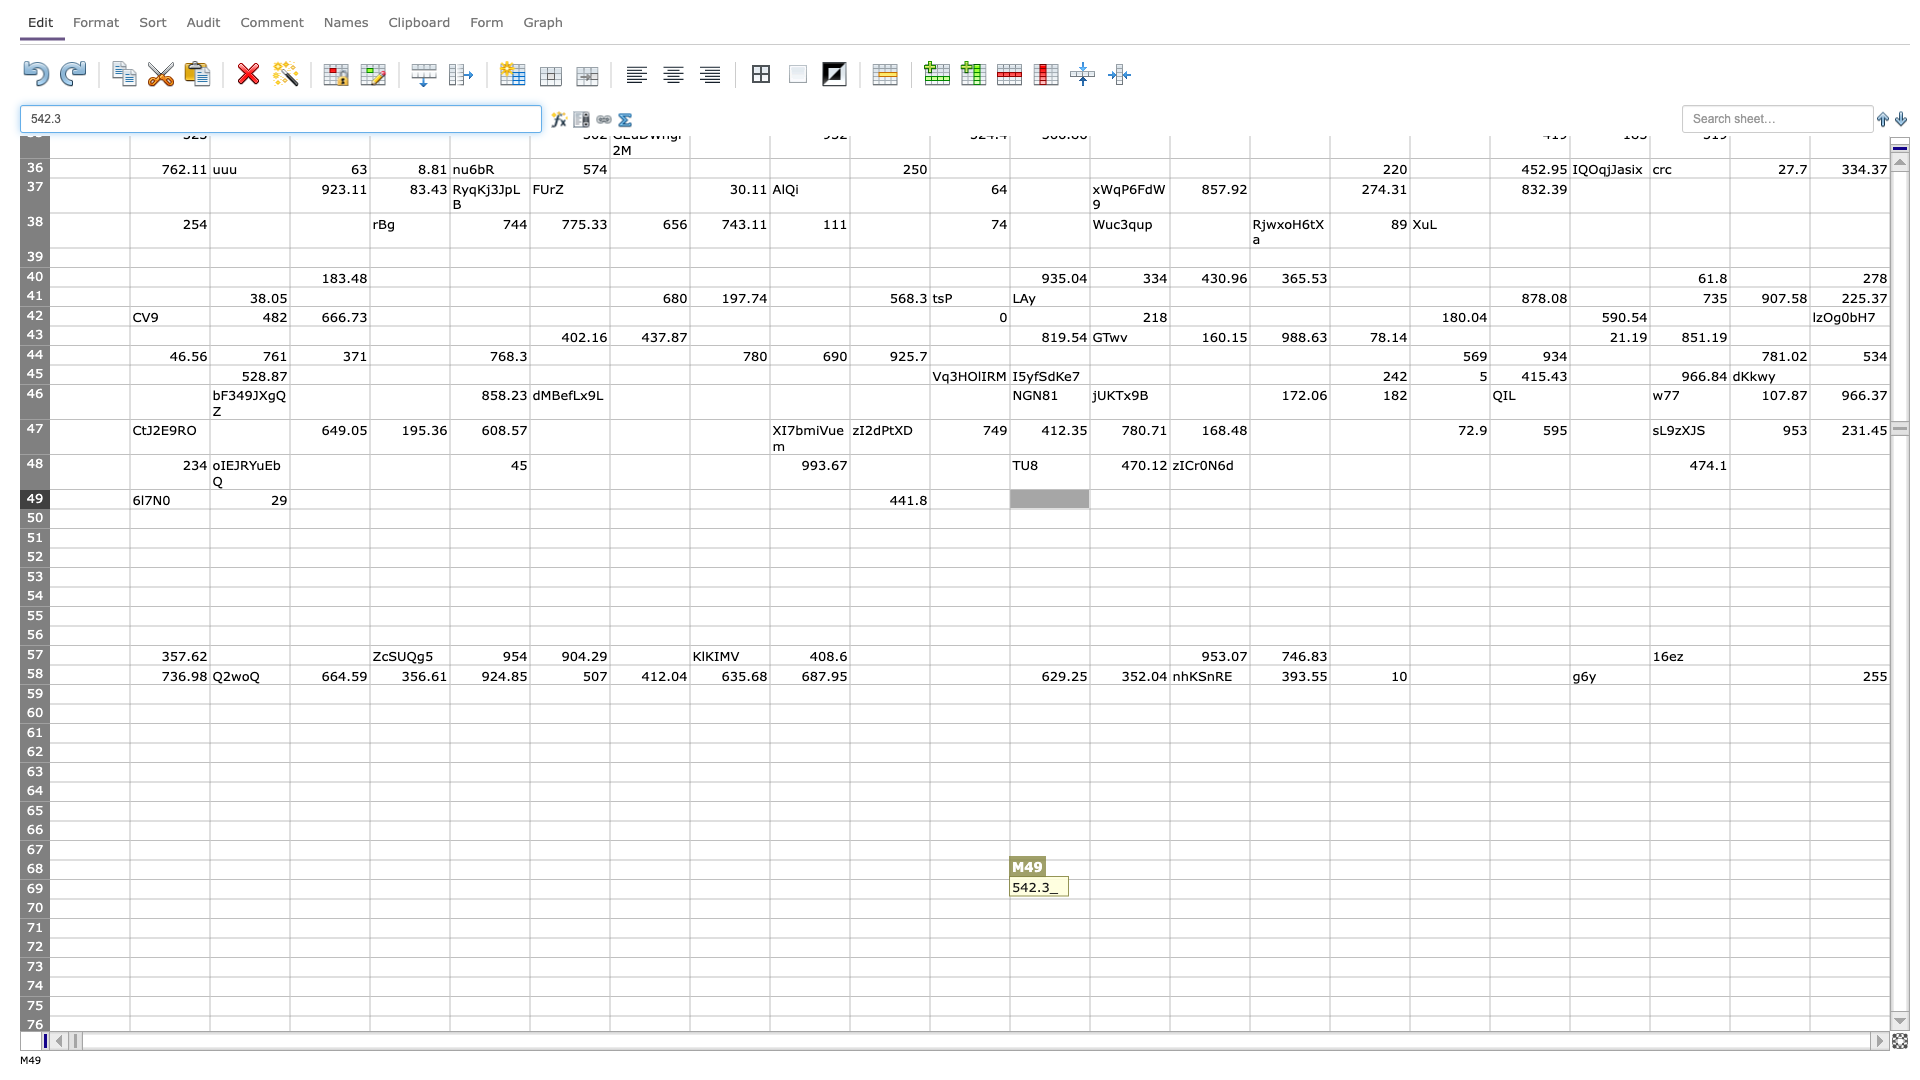 This screenshot has height=1080, width=1920. Describe the element at coordinates (1170, 897) in the screenshot. I see `bottom right corner of cell N69` at that location.